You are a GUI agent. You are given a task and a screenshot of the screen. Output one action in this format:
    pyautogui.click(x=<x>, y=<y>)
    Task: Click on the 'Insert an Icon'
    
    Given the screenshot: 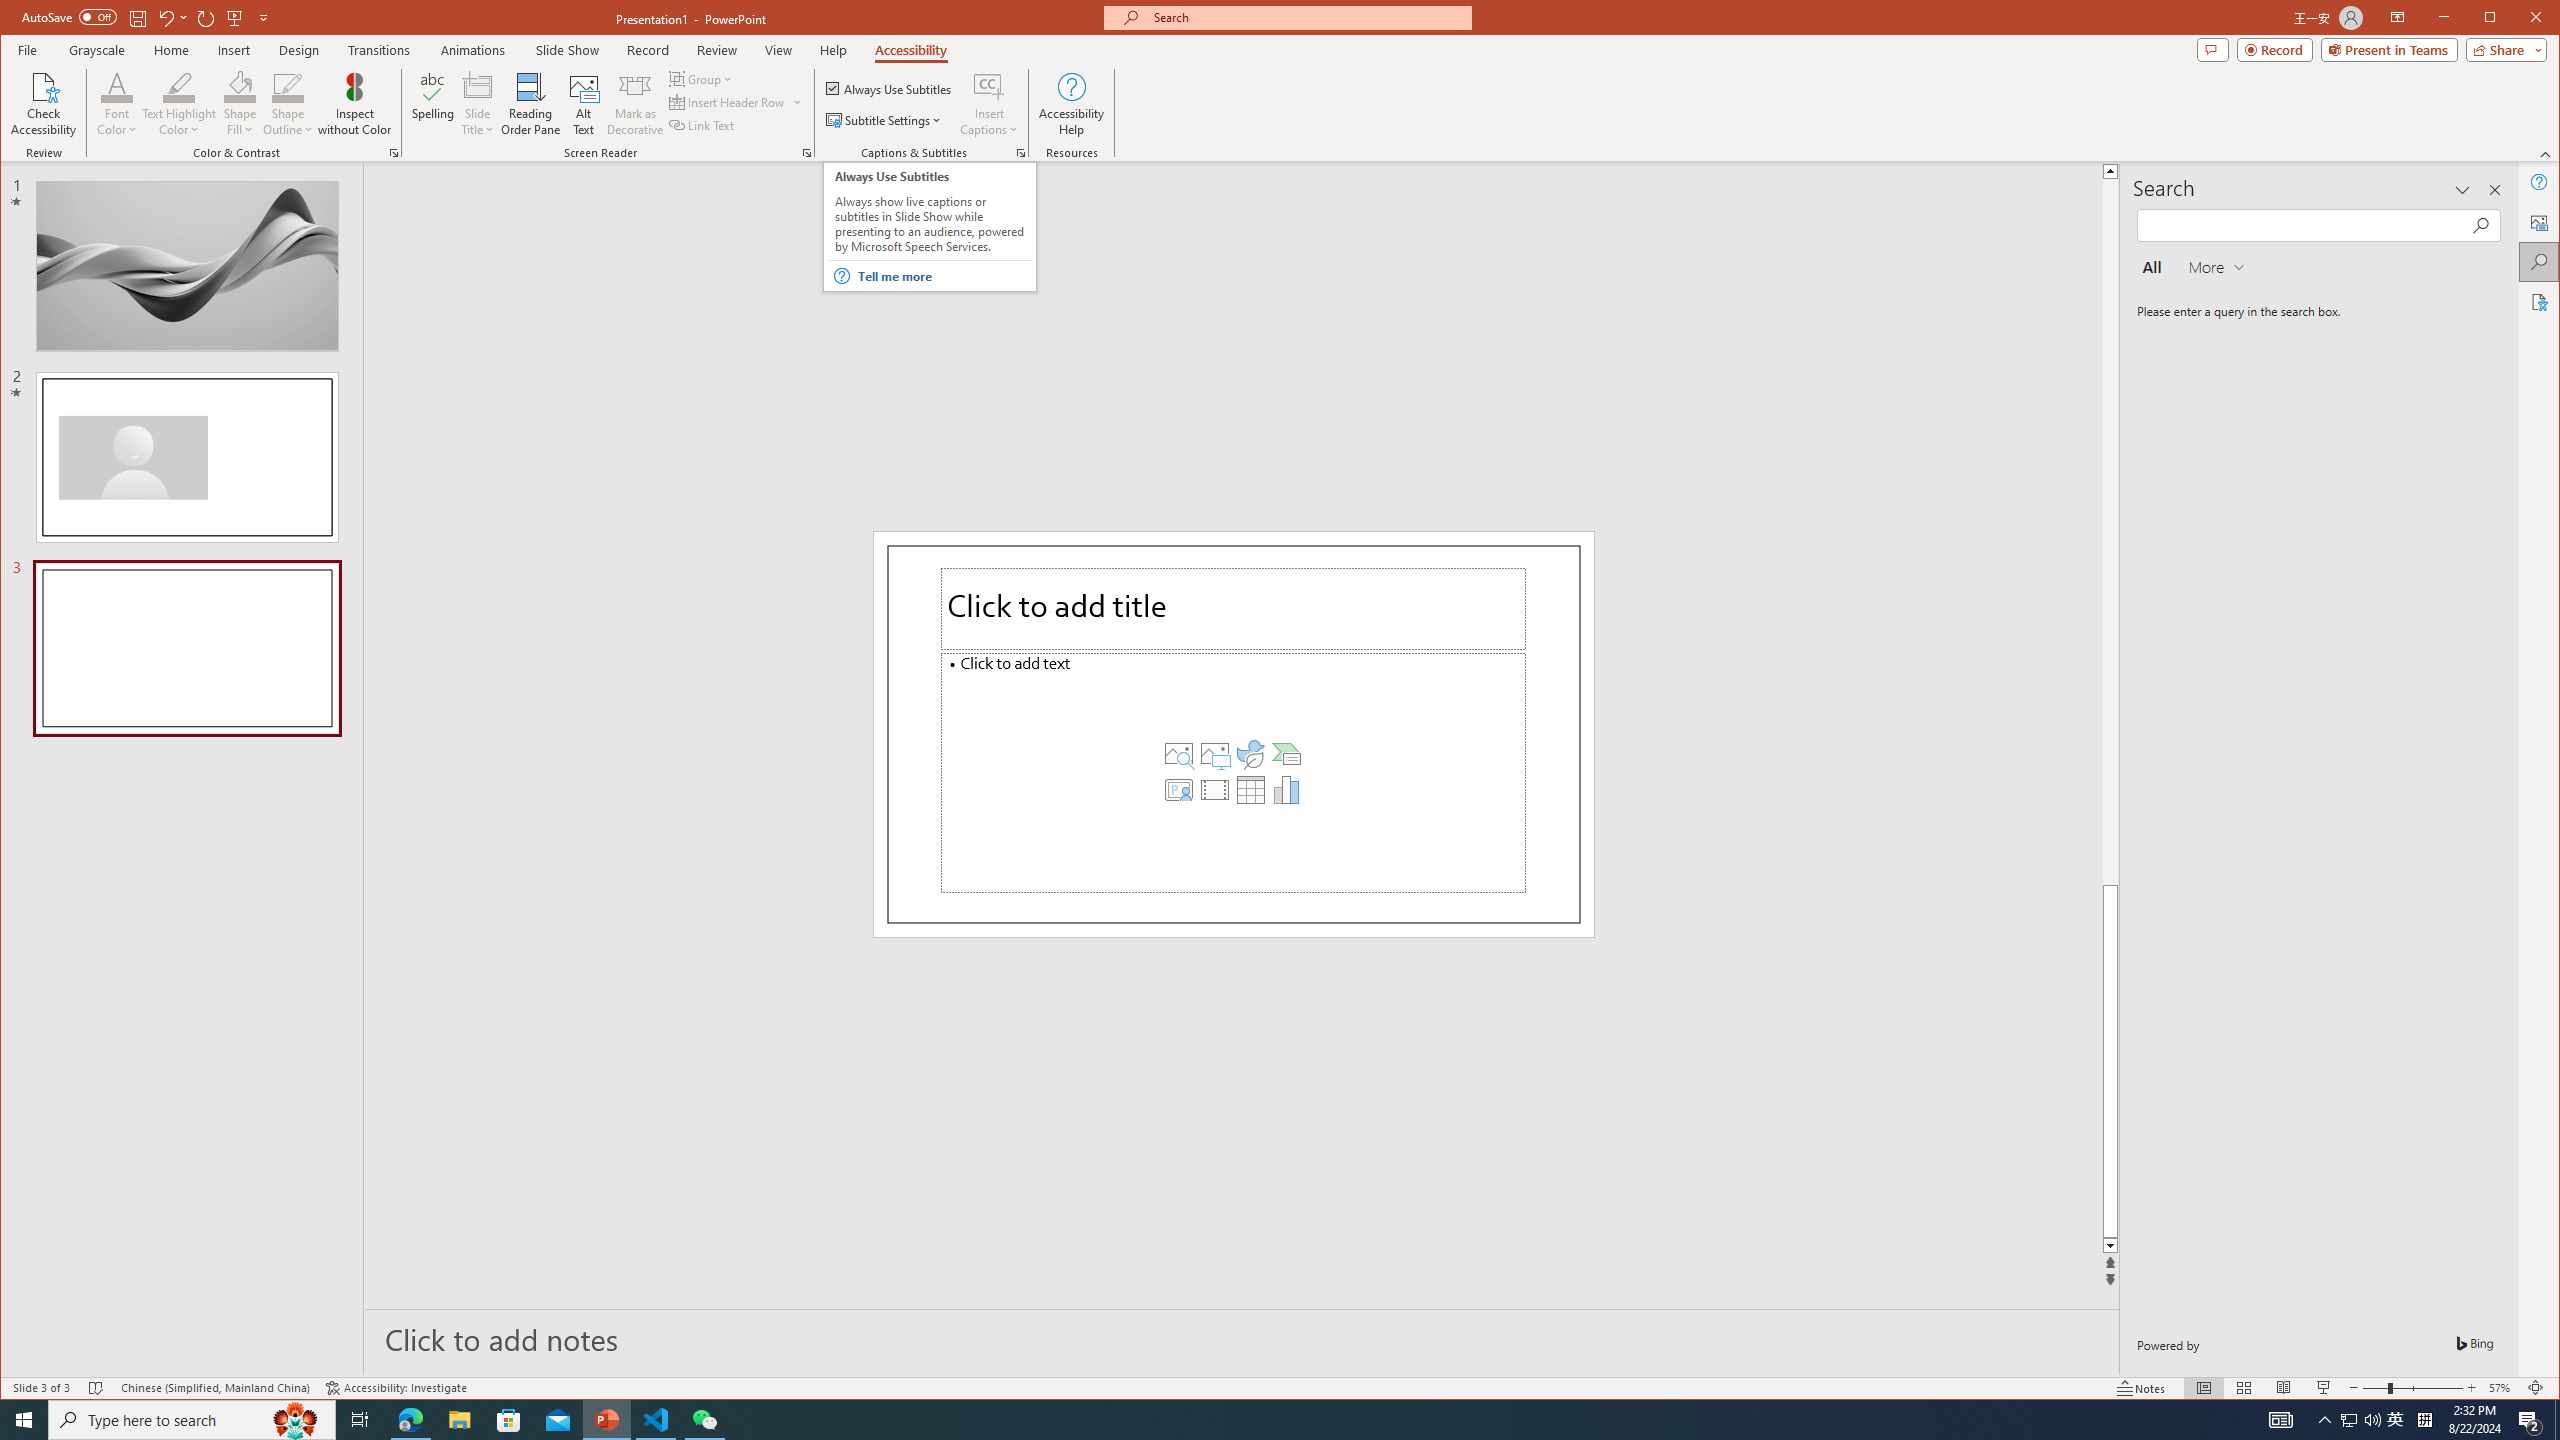 What is the action you would take?
    pyautogui.click(x=1250, y=752)
    